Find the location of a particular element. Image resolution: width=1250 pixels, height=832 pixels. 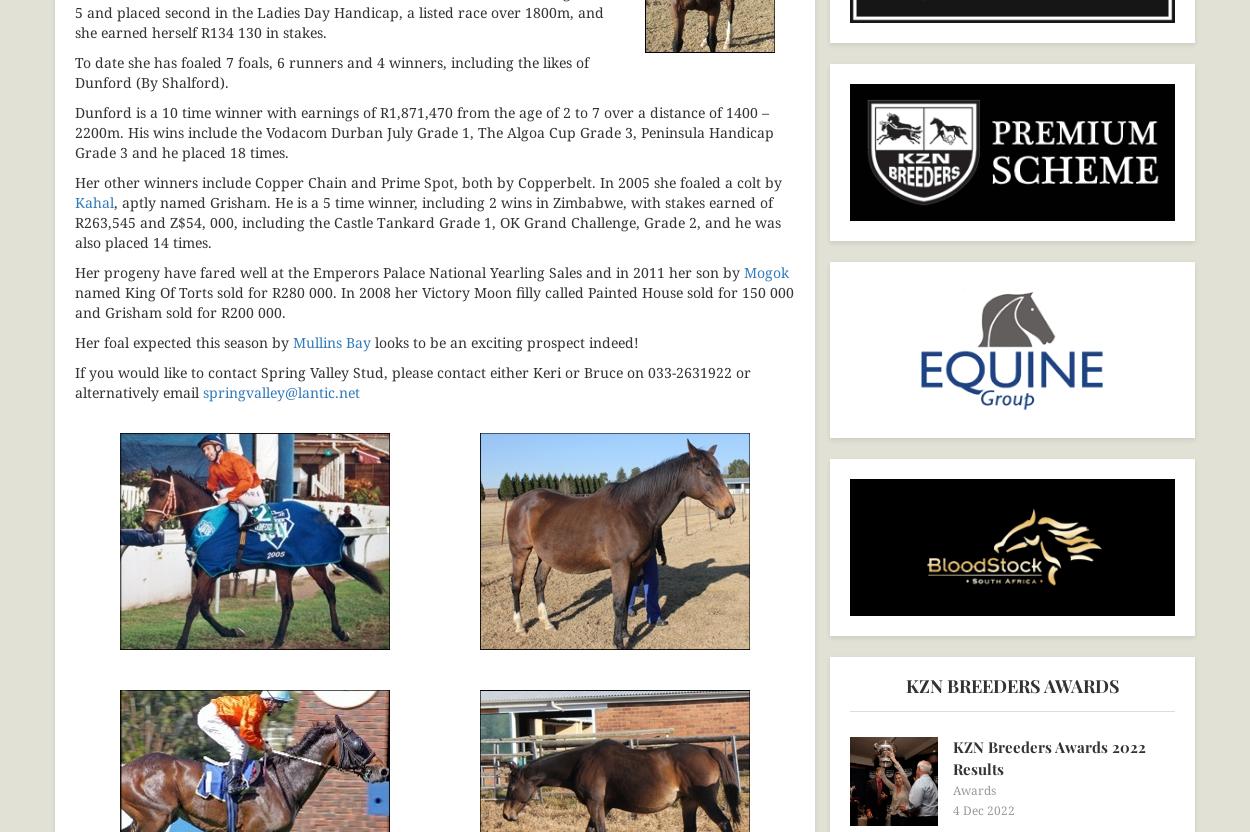

'Dunford is a 10 time winner with earnings of R1,871,470 from the age of 2 to 7  over a distance of 1400 – 2200m. His wins include the Vodacom Durban July Grade 1, The Algoa Cup Grade 3, Peninsula Handicap Grade 3 and he placed 18 times.' is located at coordinates (424, 131).